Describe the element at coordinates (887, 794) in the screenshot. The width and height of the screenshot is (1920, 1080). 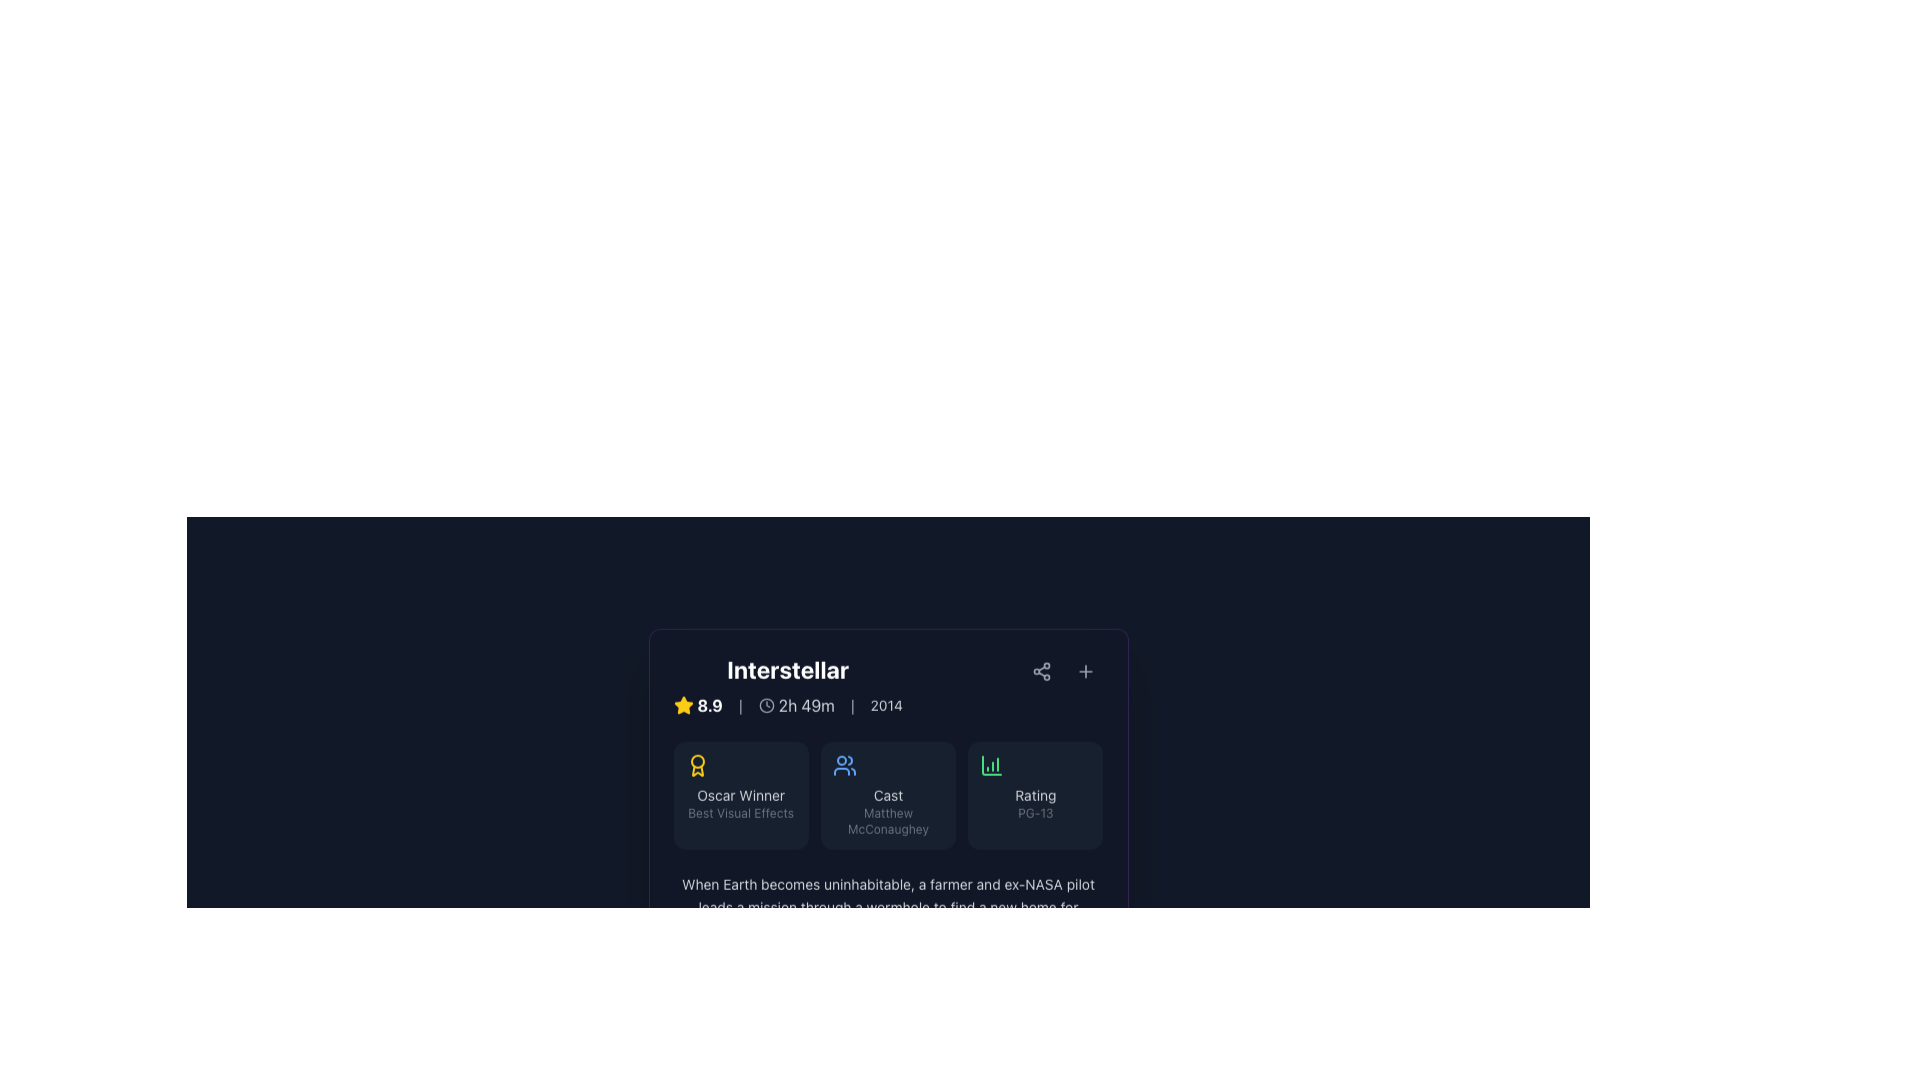
I see `the informational block that contains the 'Cast' label and user figures icon, positioned centrally between 'Oscar Winner' and 'Rating'` at that location.